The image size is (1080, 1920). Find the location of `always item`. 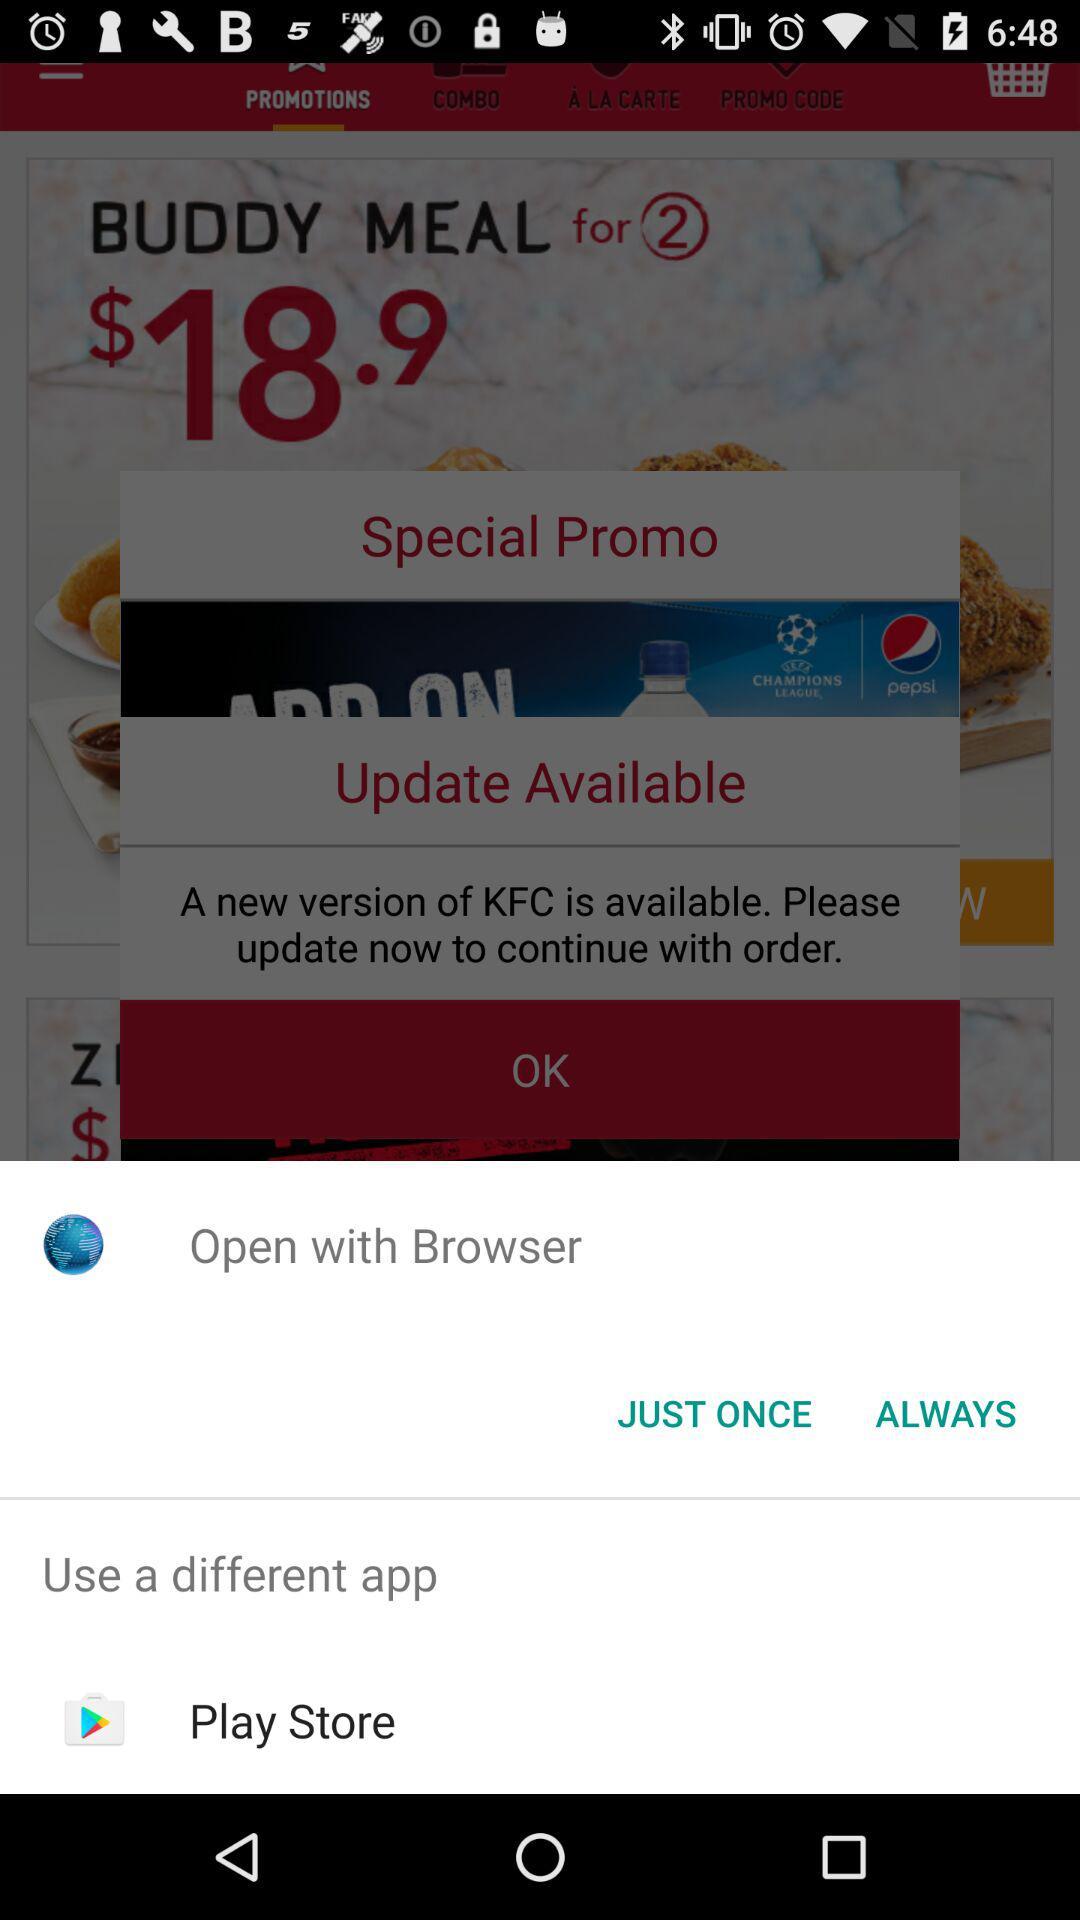

always item is located at coordinates (945, 1411).